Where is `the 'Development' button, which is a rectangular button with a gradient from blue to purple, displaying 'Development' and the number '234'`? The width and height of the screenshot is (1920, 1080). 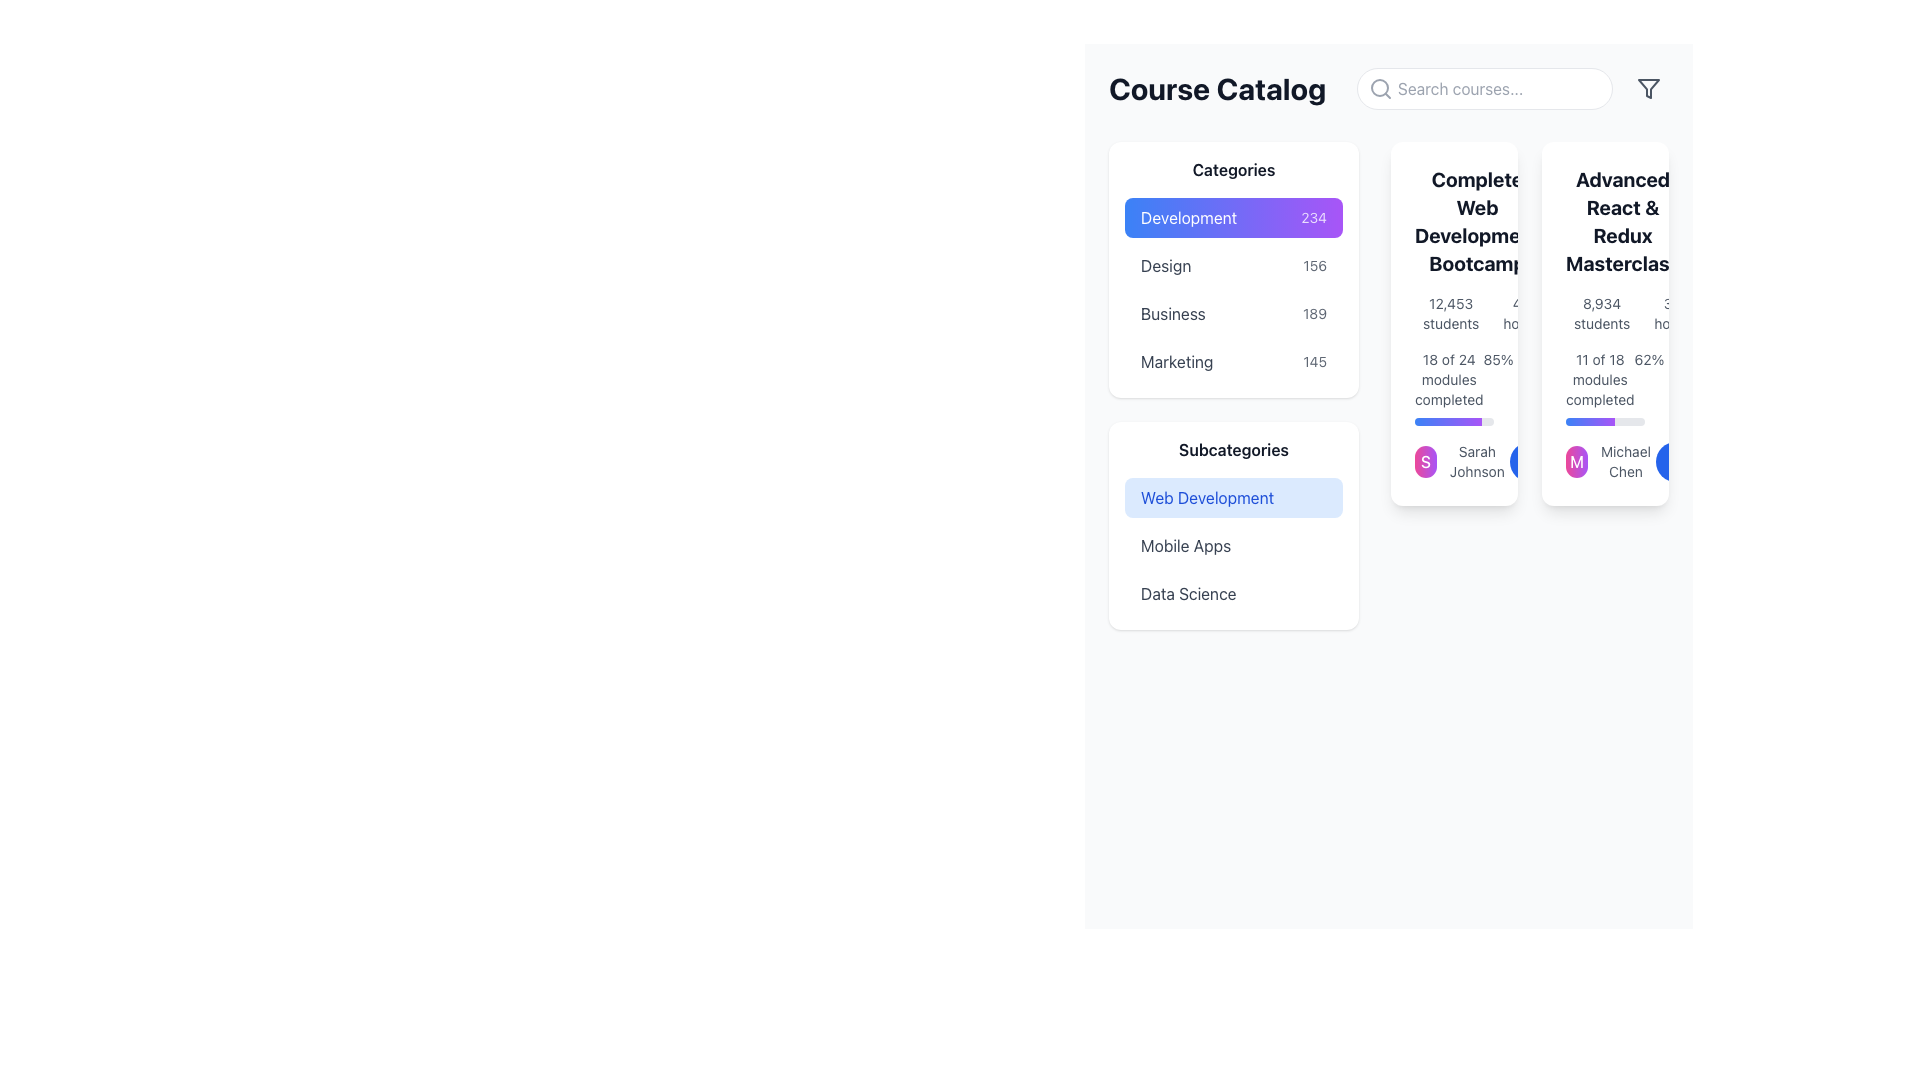
the 'Development' button, which is a rectangular button with a gradient from blue to purple, displaying 'Development' and the number '234' is located at coordinates (1232, 218).